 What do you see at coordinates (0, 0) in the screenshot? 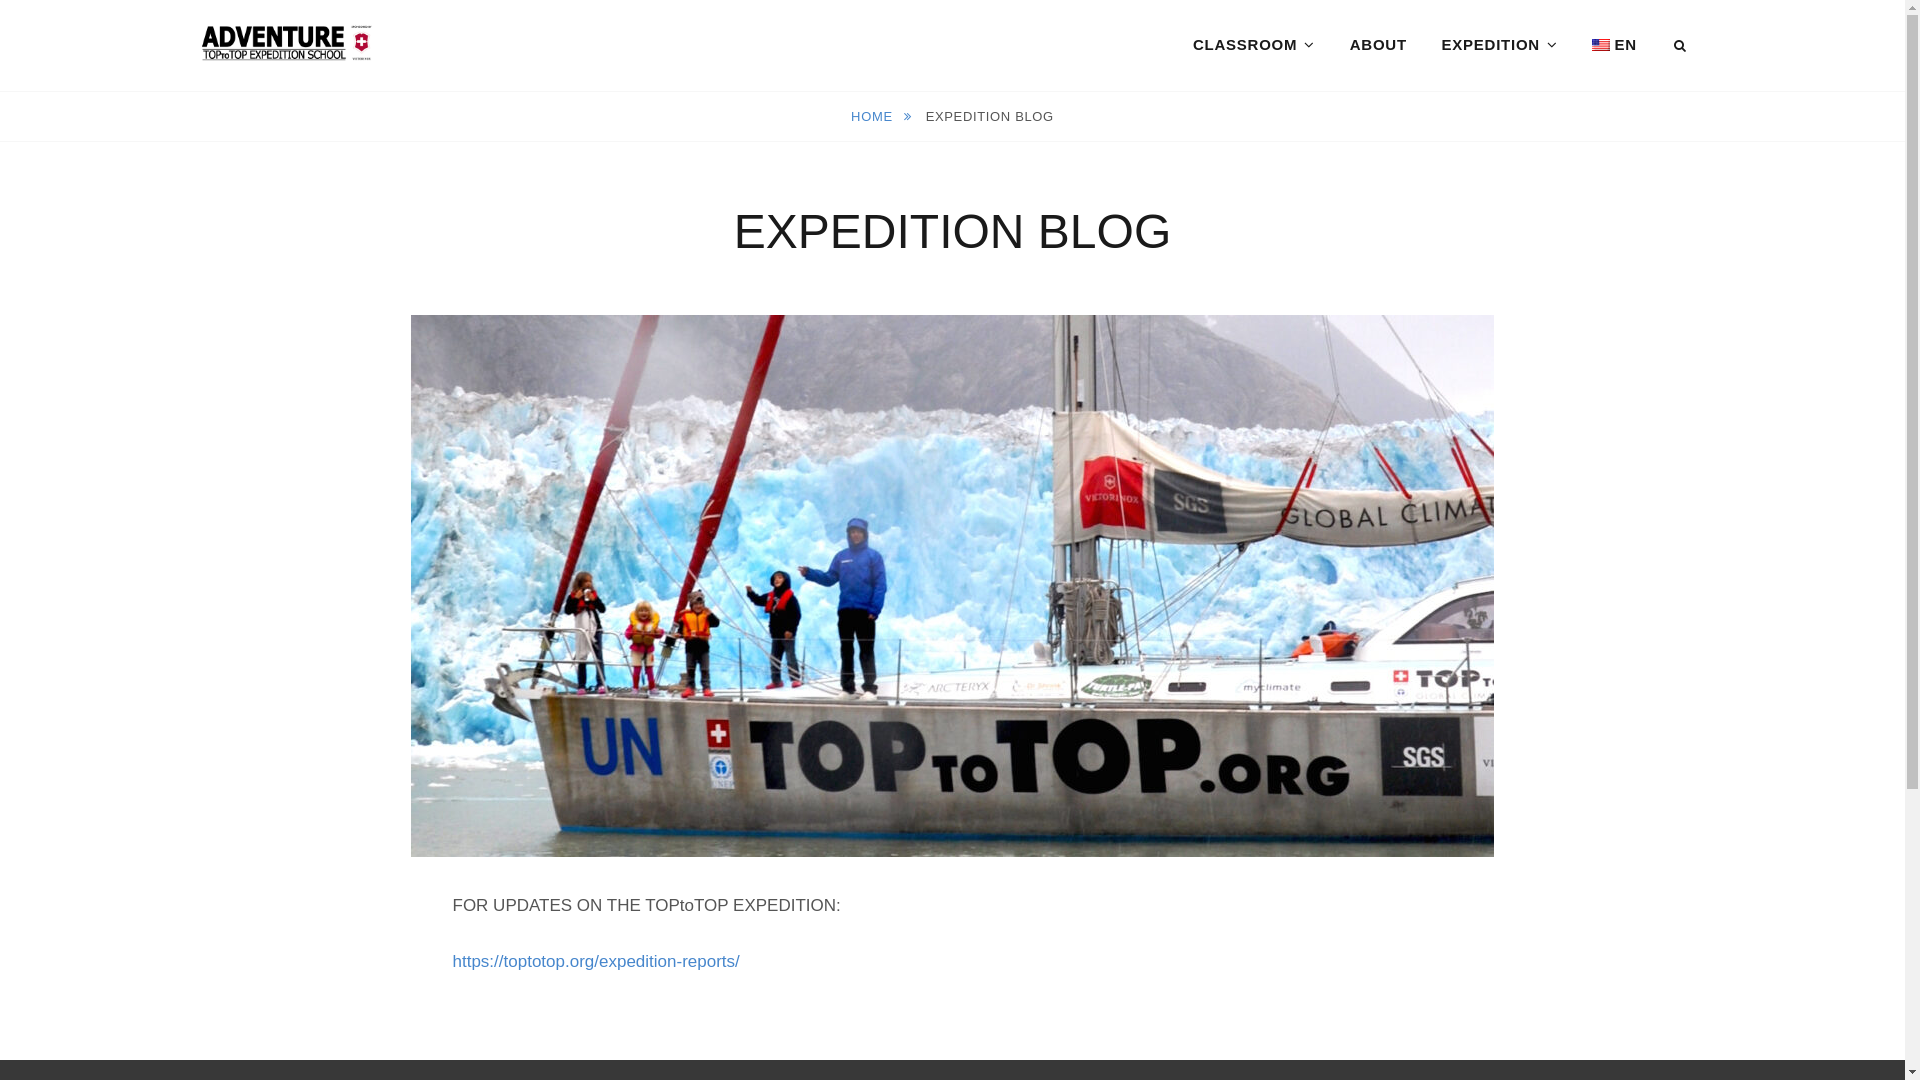
I see `'Skip to content'` at bounding box center [0, 0].